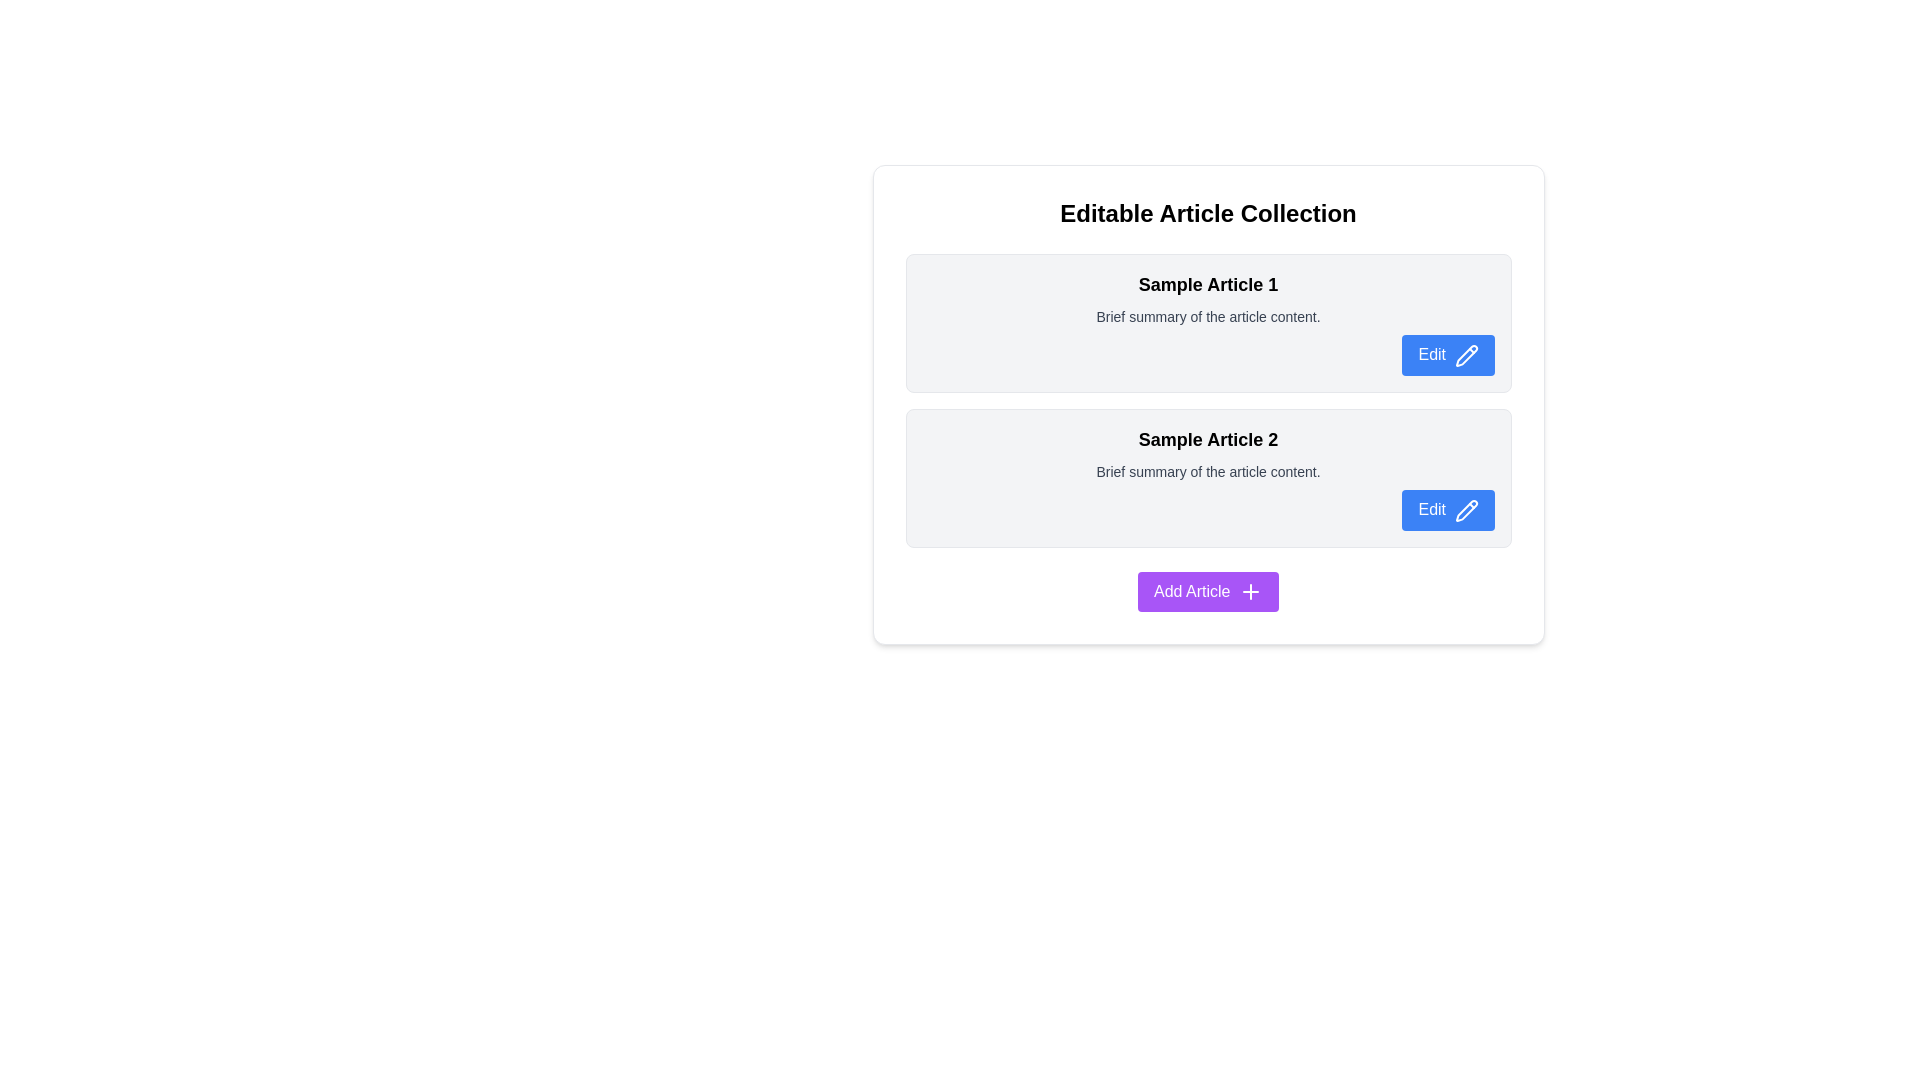  Describe the element at coordinates (1249, 591) in the screenshot. I see `the plus sign icon inside the circle with a purple background located to the right of the 'Add Article' button below the article list` at that location.